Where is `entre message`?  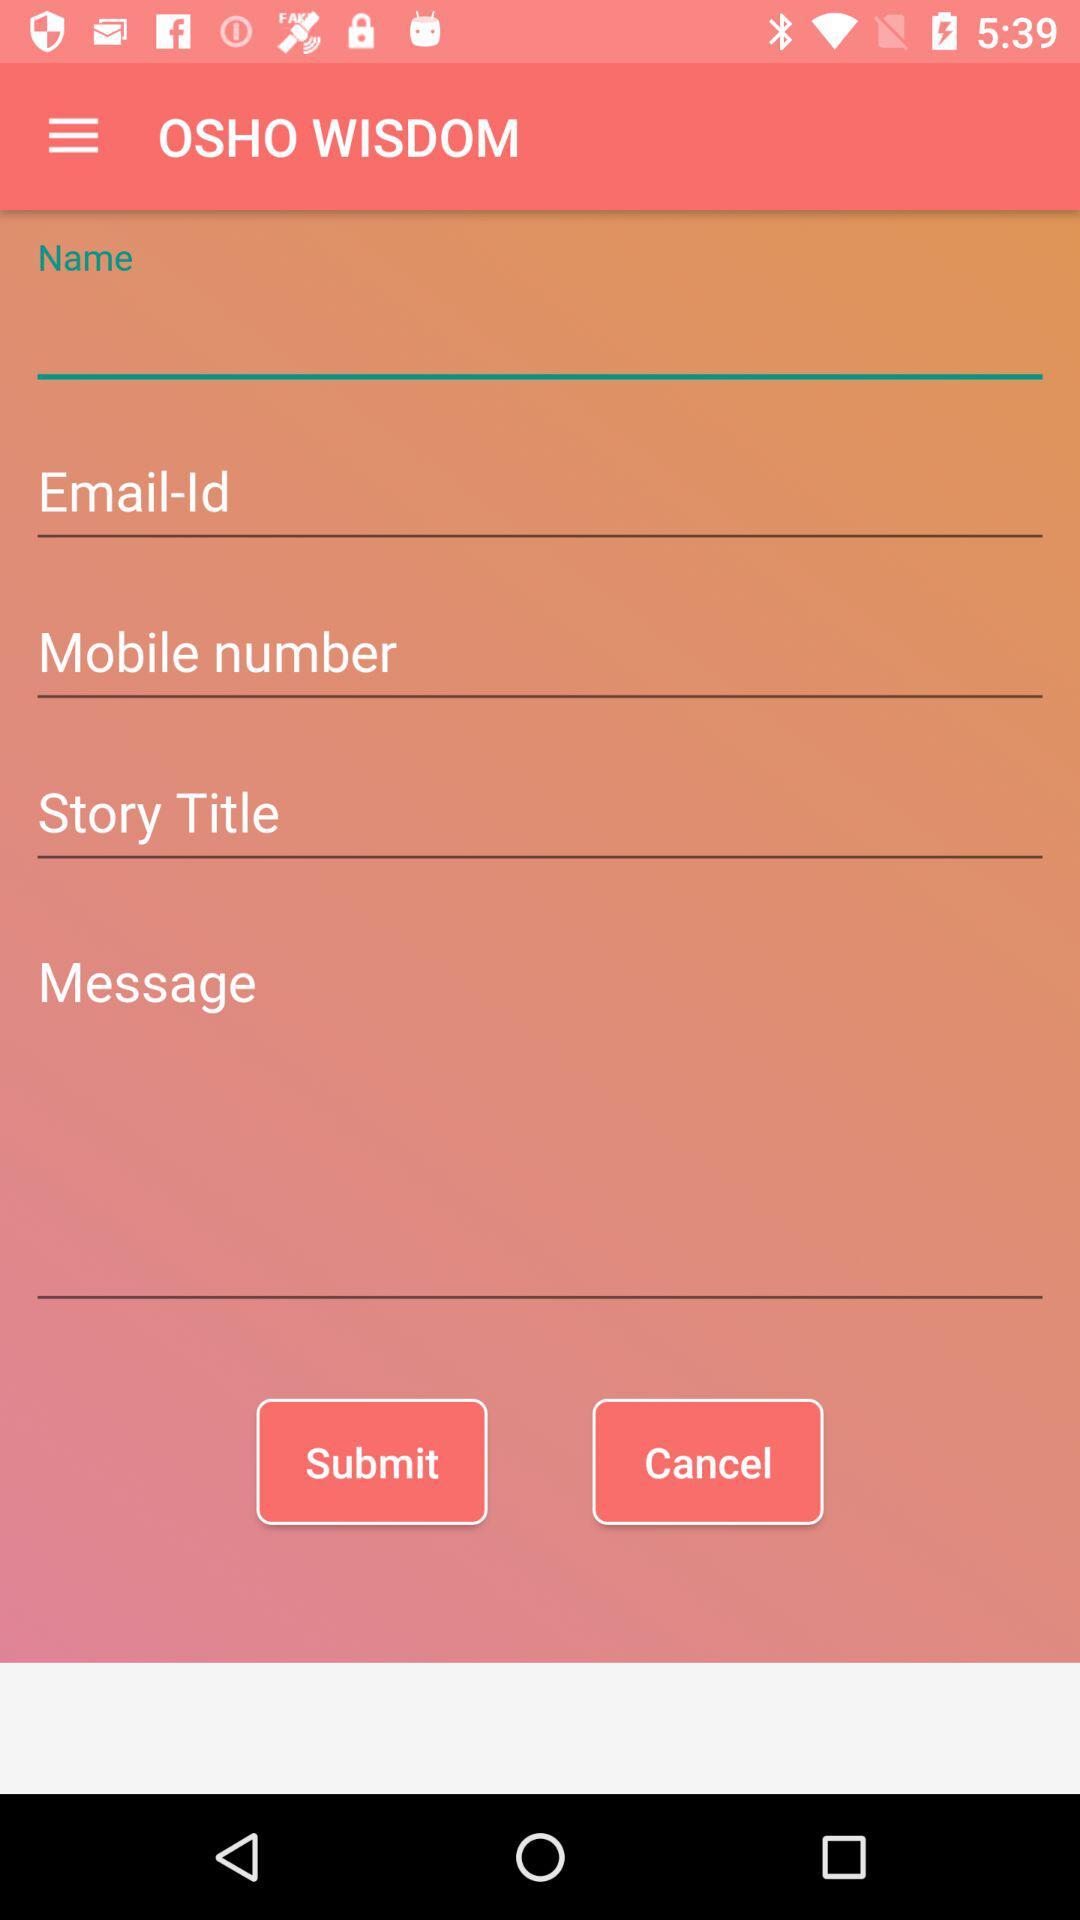
entre message is located at coordinates (540, 1122).